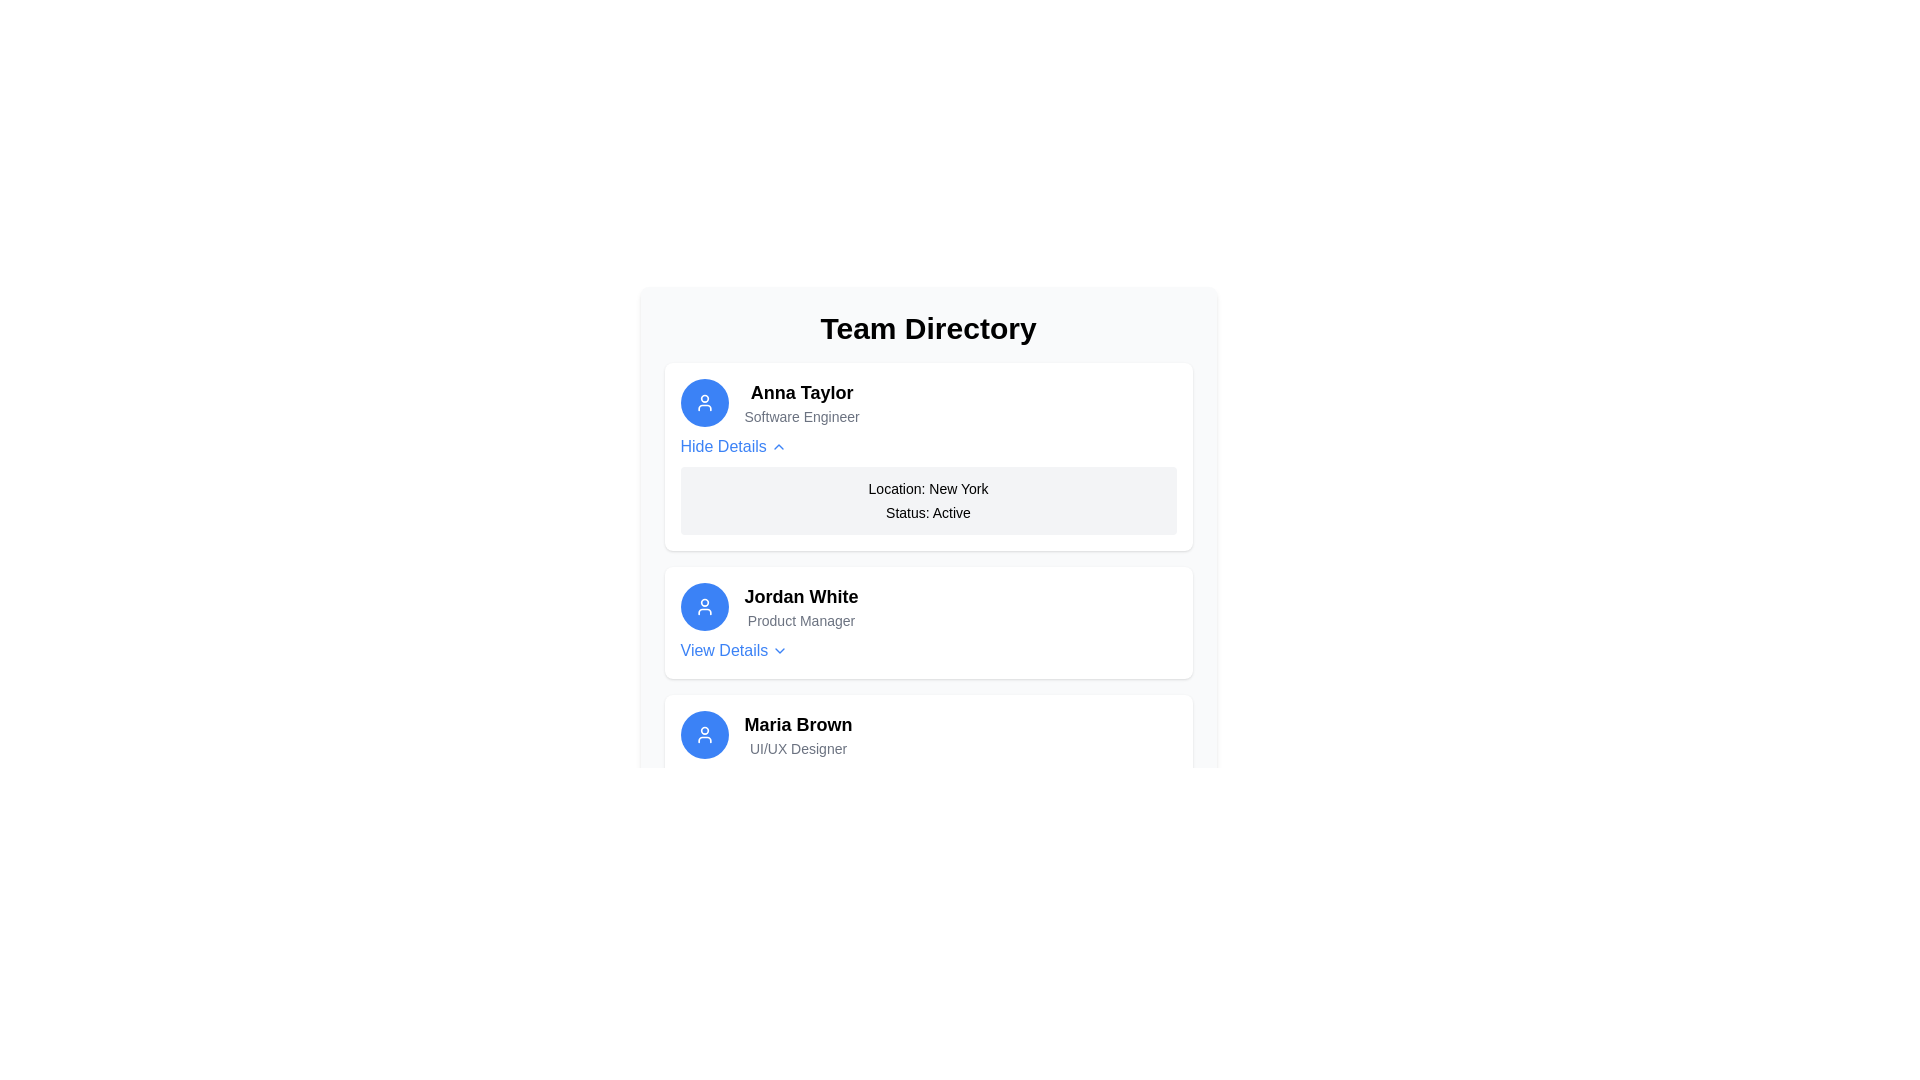  I want to click on the user profile icon for Maria Brown, which is located in the left part of the information panel, before the name and title text, so click(704, 735).